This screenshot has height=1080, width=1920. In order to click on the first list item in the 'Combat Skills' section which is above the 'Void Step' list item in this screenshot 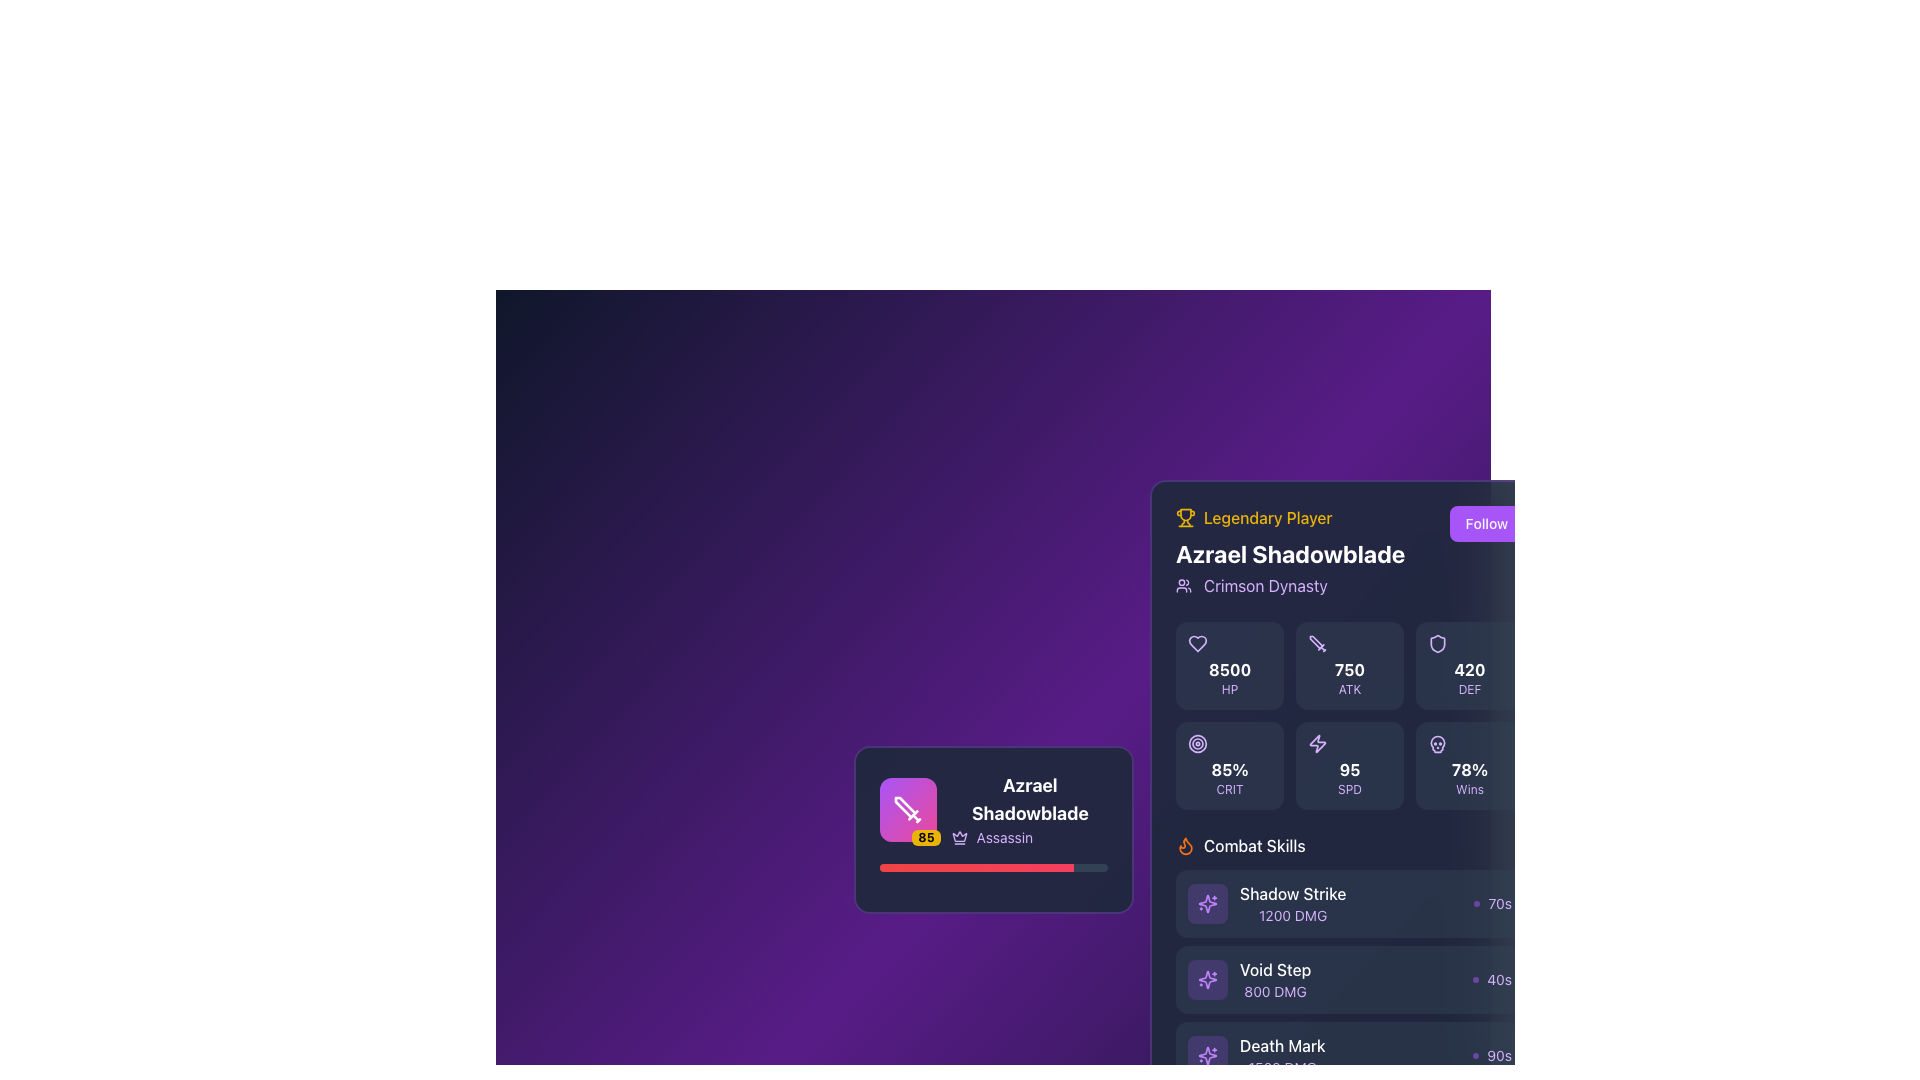, I will do `click(1265, 903)`.